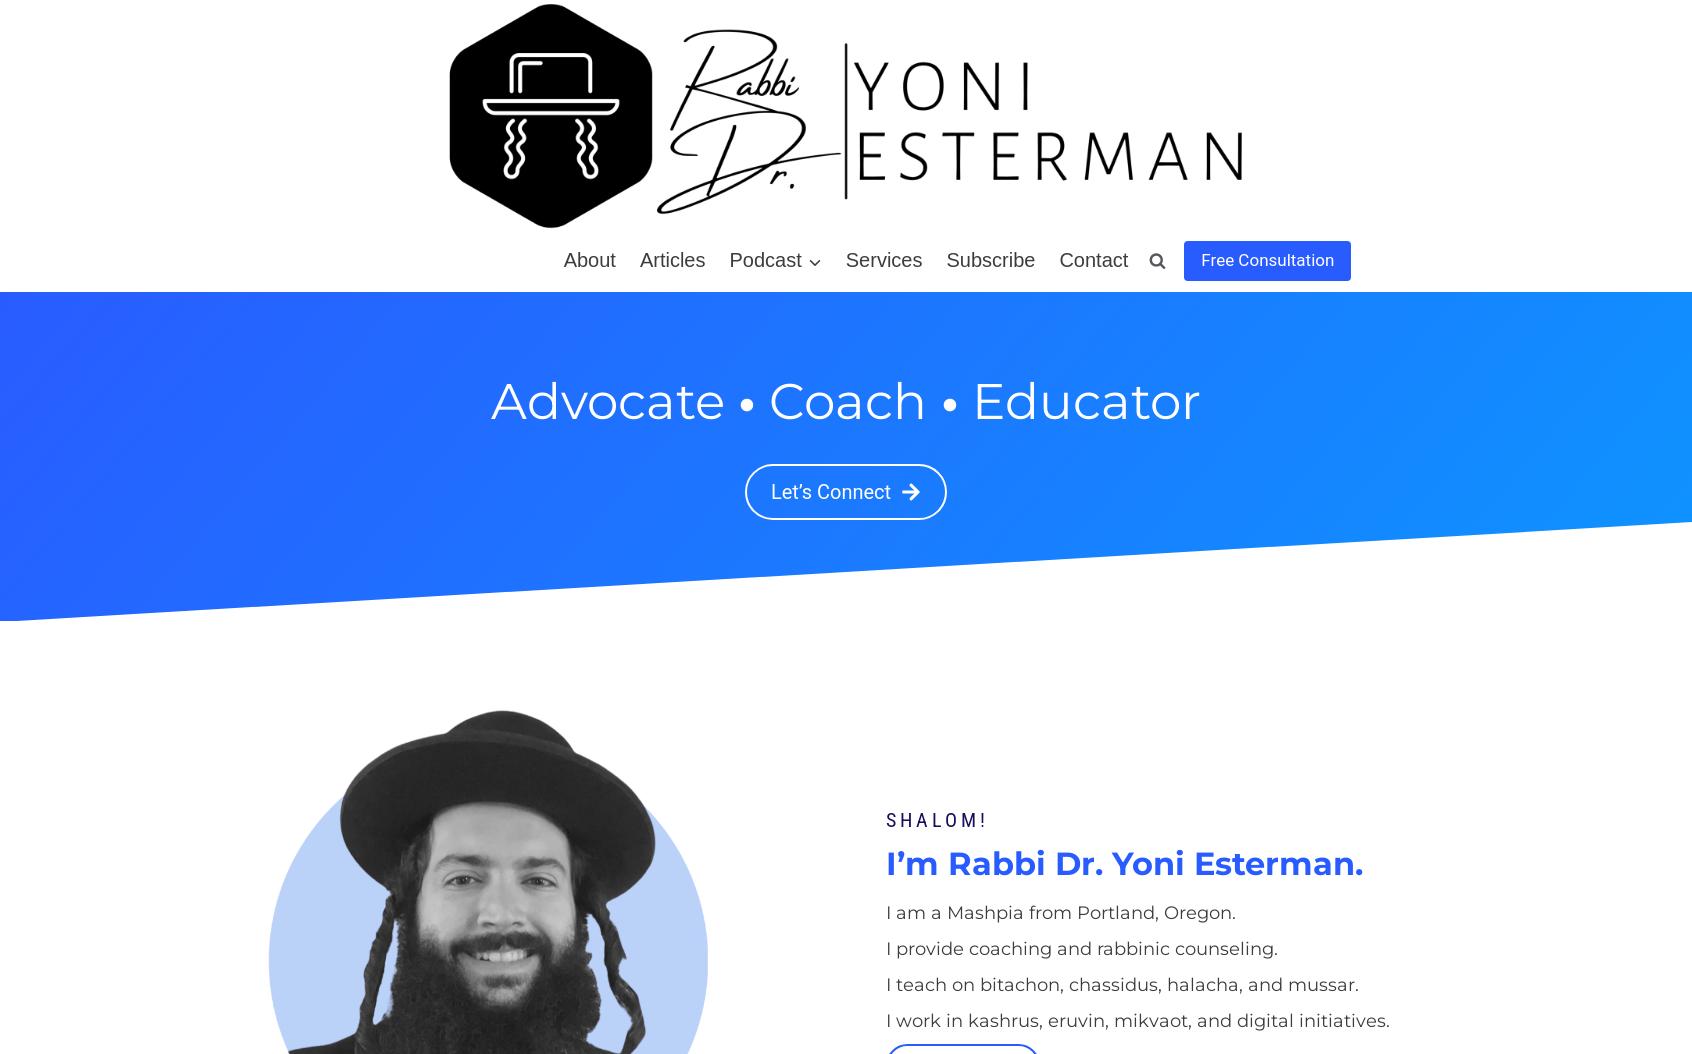  I want to click on 'Podcast', so click(763, 260).